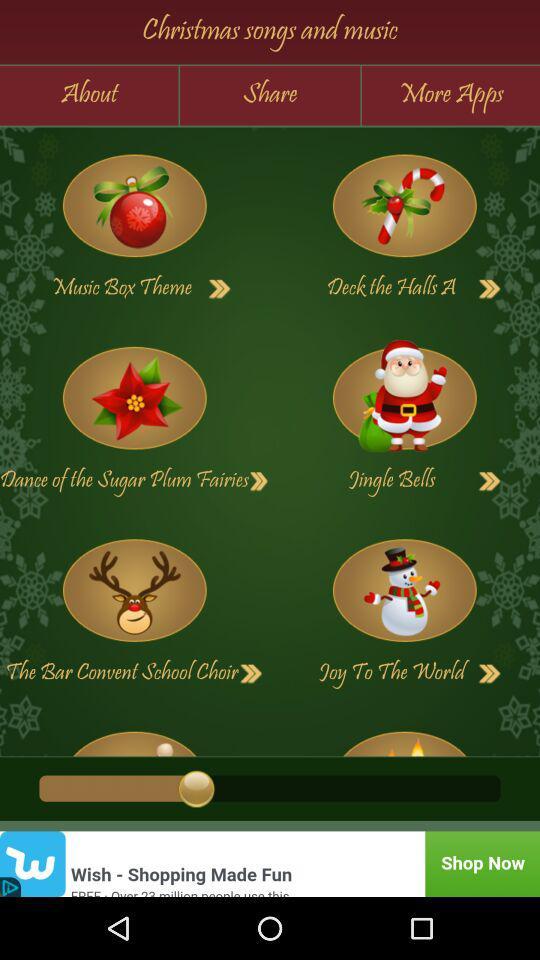 The width and height of the screenshot is (540, 960). I want to click on the deck the halls song, so click(489, 288).